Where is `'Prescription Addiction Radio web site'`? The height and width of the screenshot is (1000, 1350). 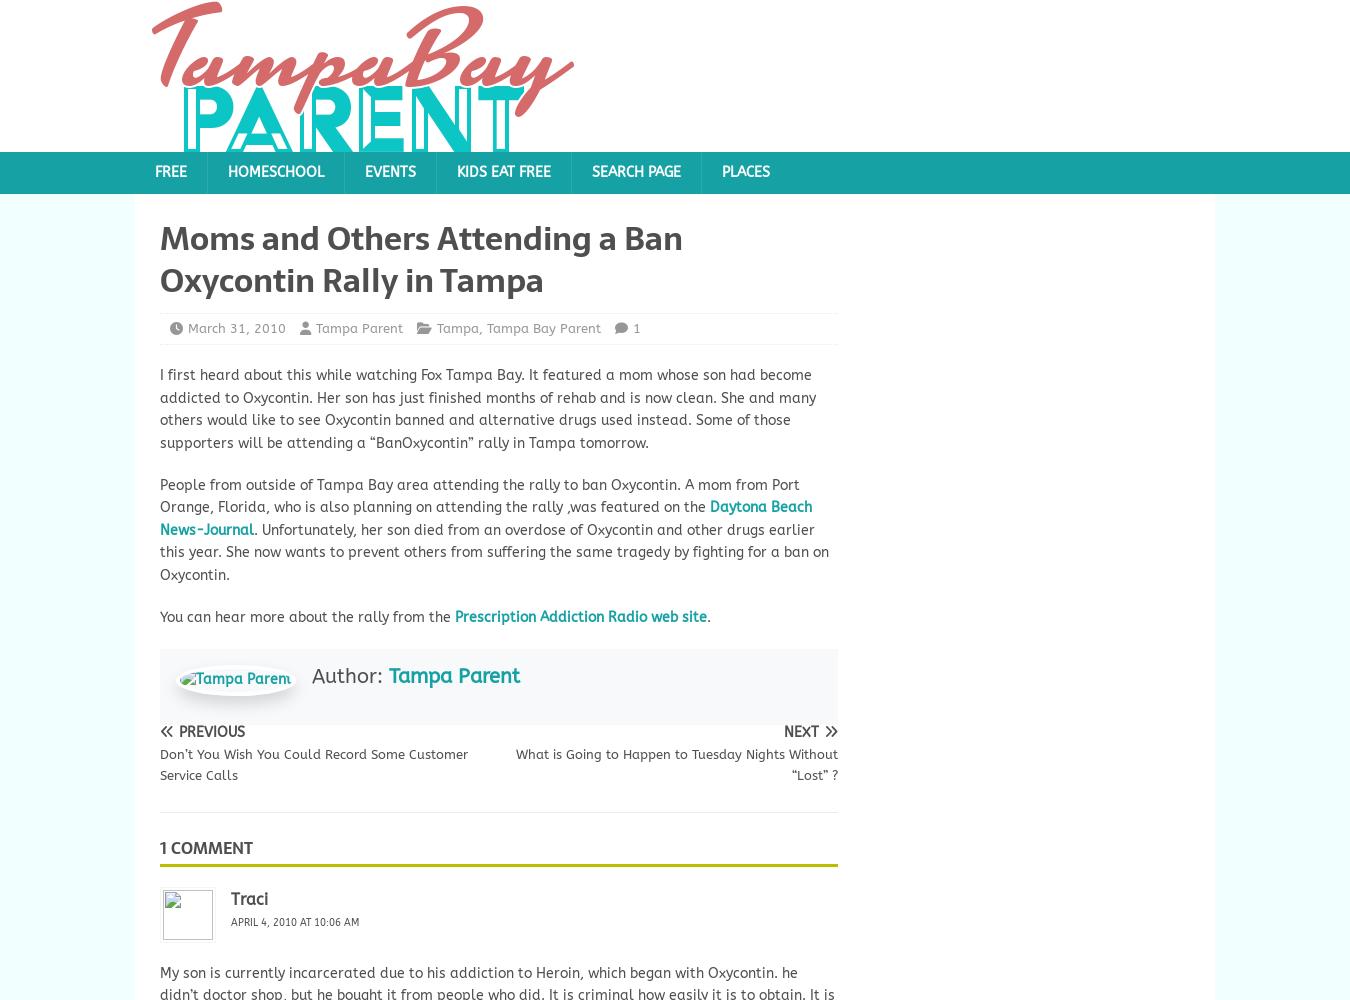
'Prescription Addiction Radio web site' is located at coordinates (581, 615).